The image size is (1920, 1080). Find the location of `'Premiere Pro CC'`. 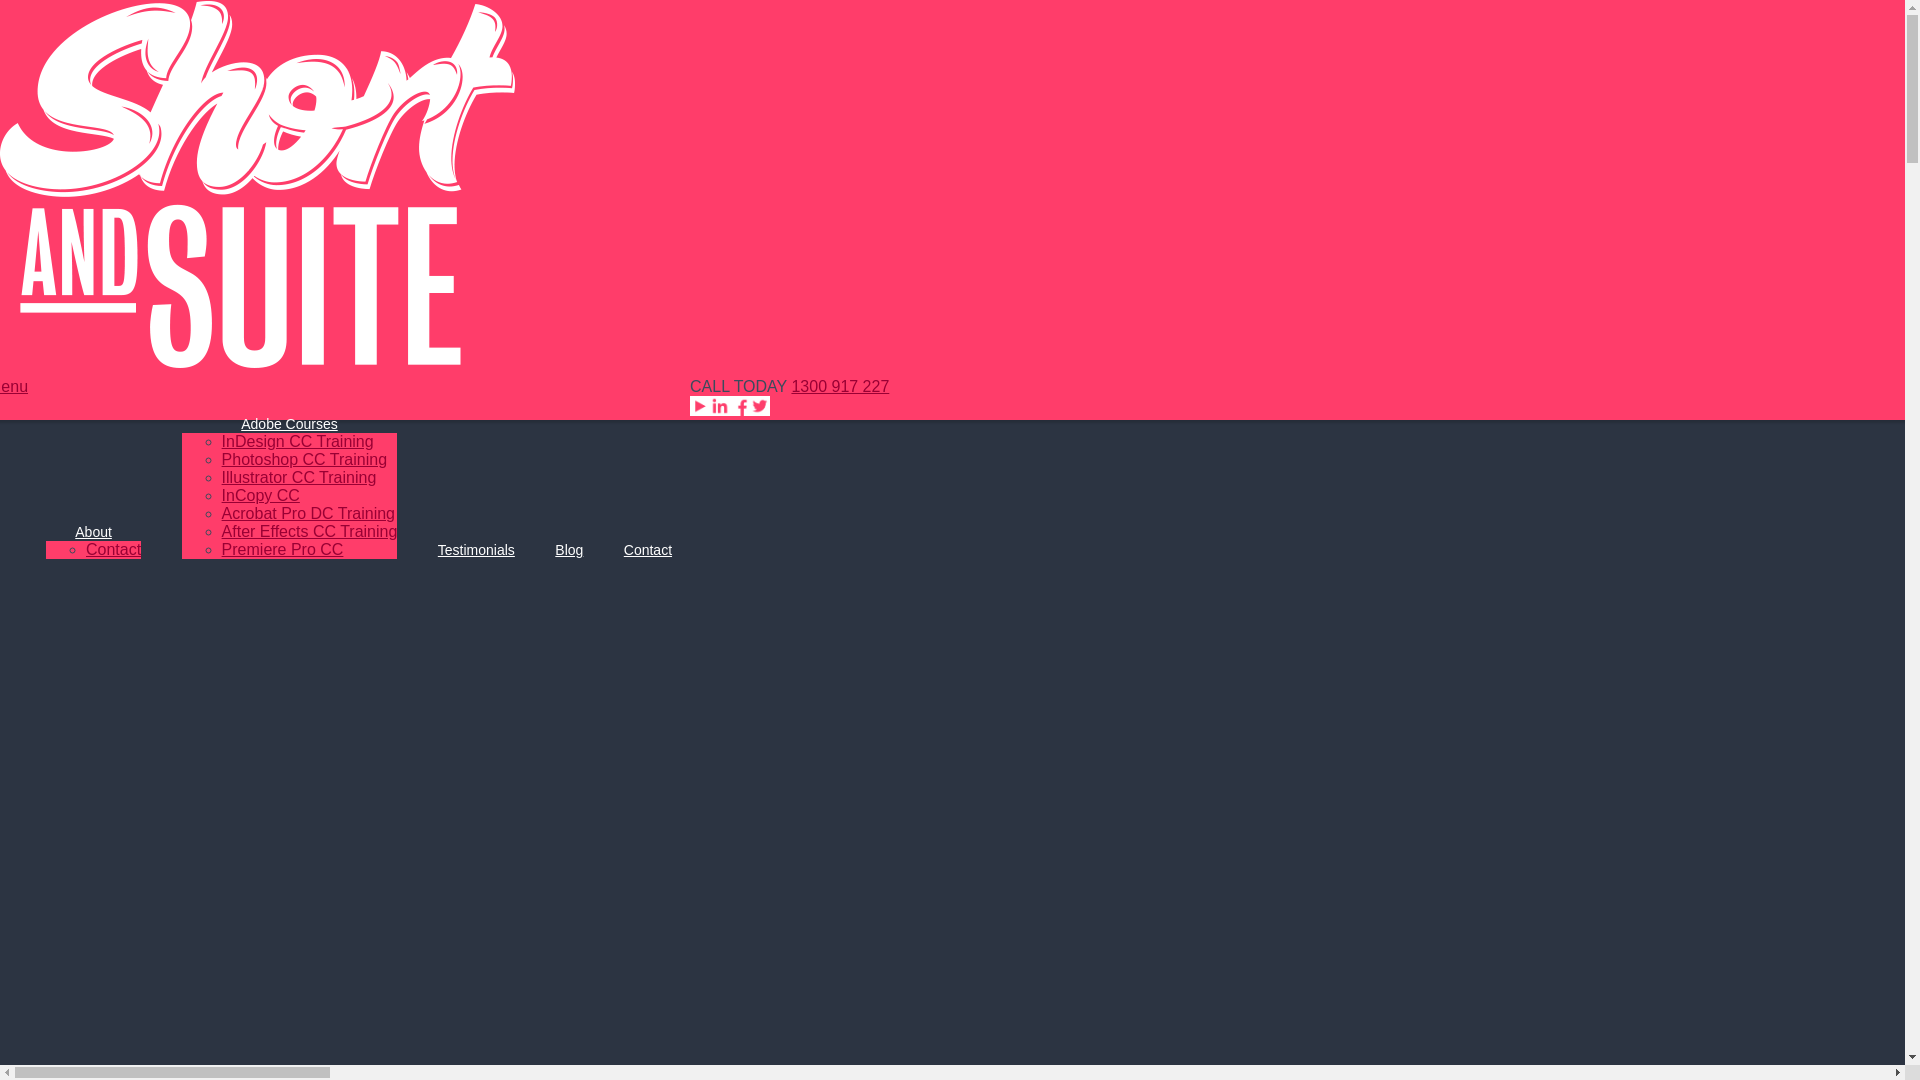

'Premiere Pro CC' is located at coordinates (282, 549).